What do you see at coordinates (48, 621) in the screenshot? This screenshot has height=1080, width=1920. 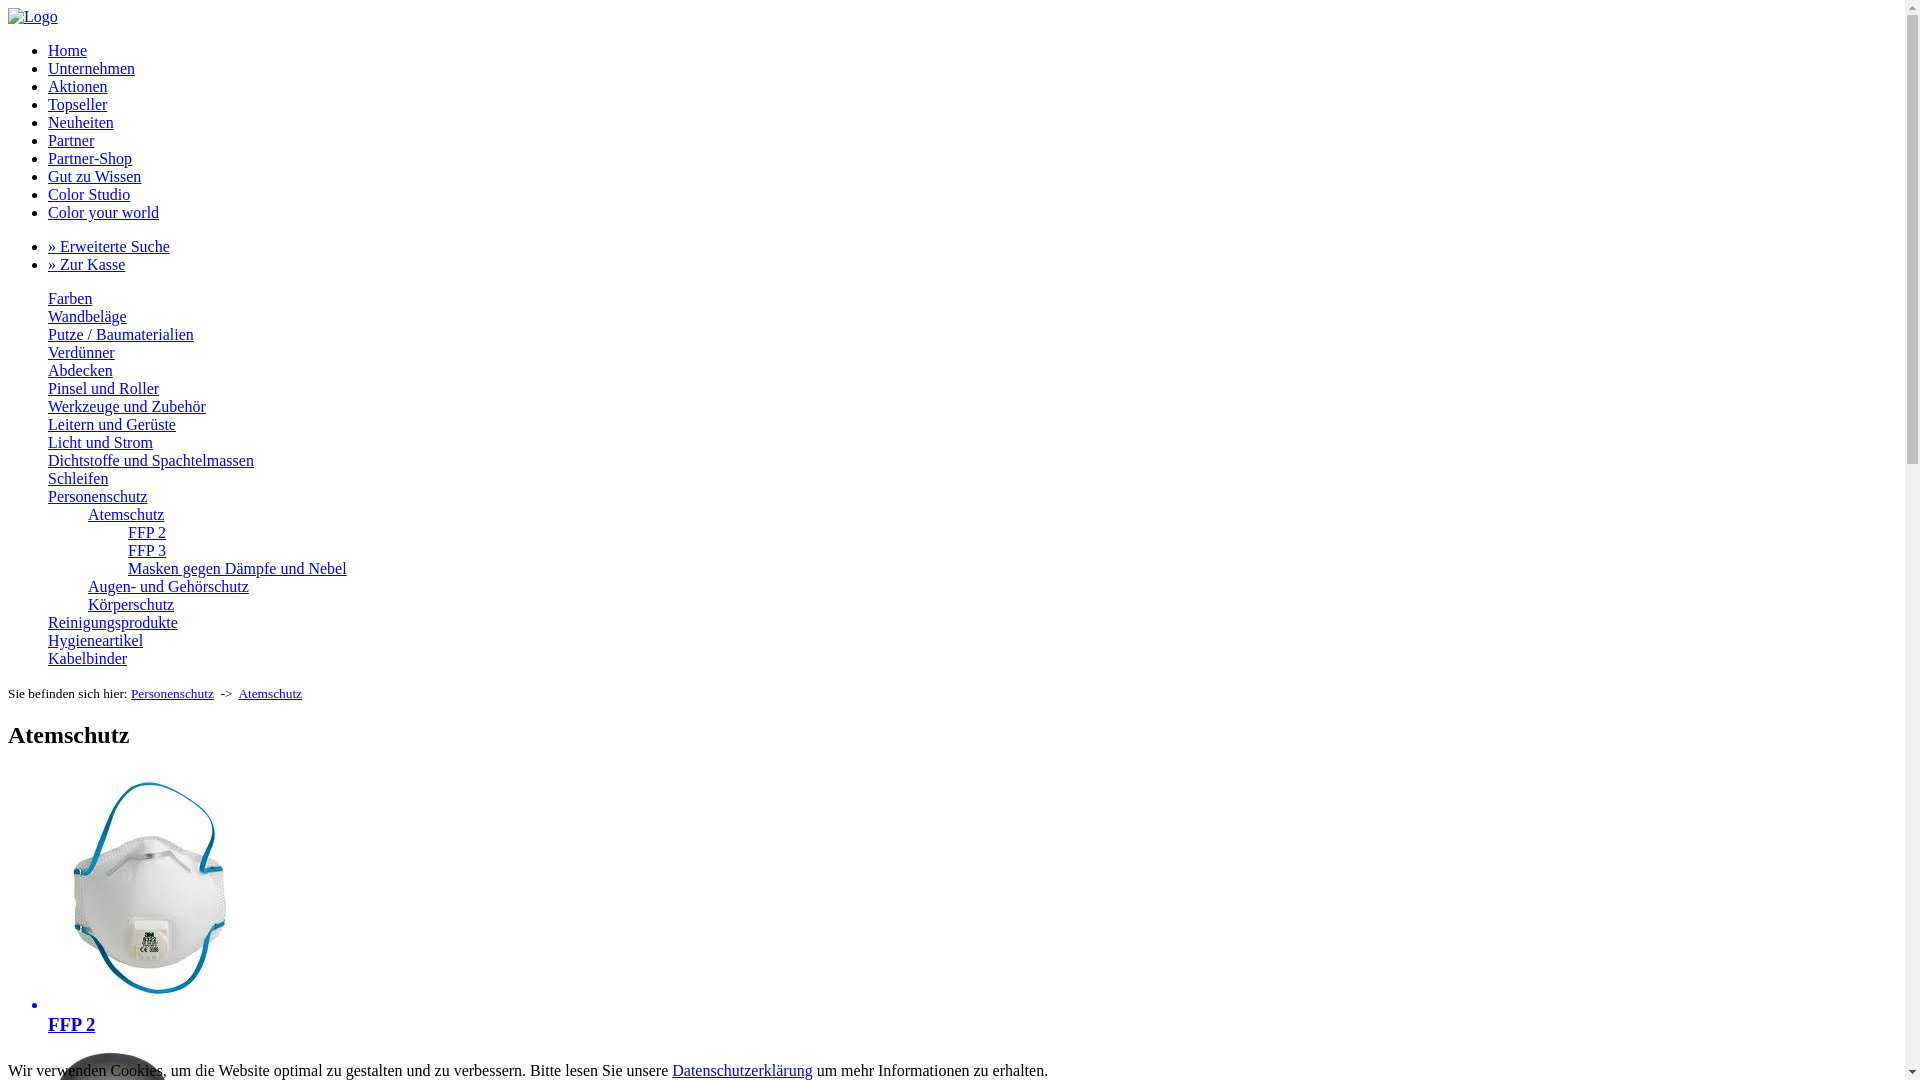 I see `'Reinigungsprodukte'` at bounding box center [48, 621].